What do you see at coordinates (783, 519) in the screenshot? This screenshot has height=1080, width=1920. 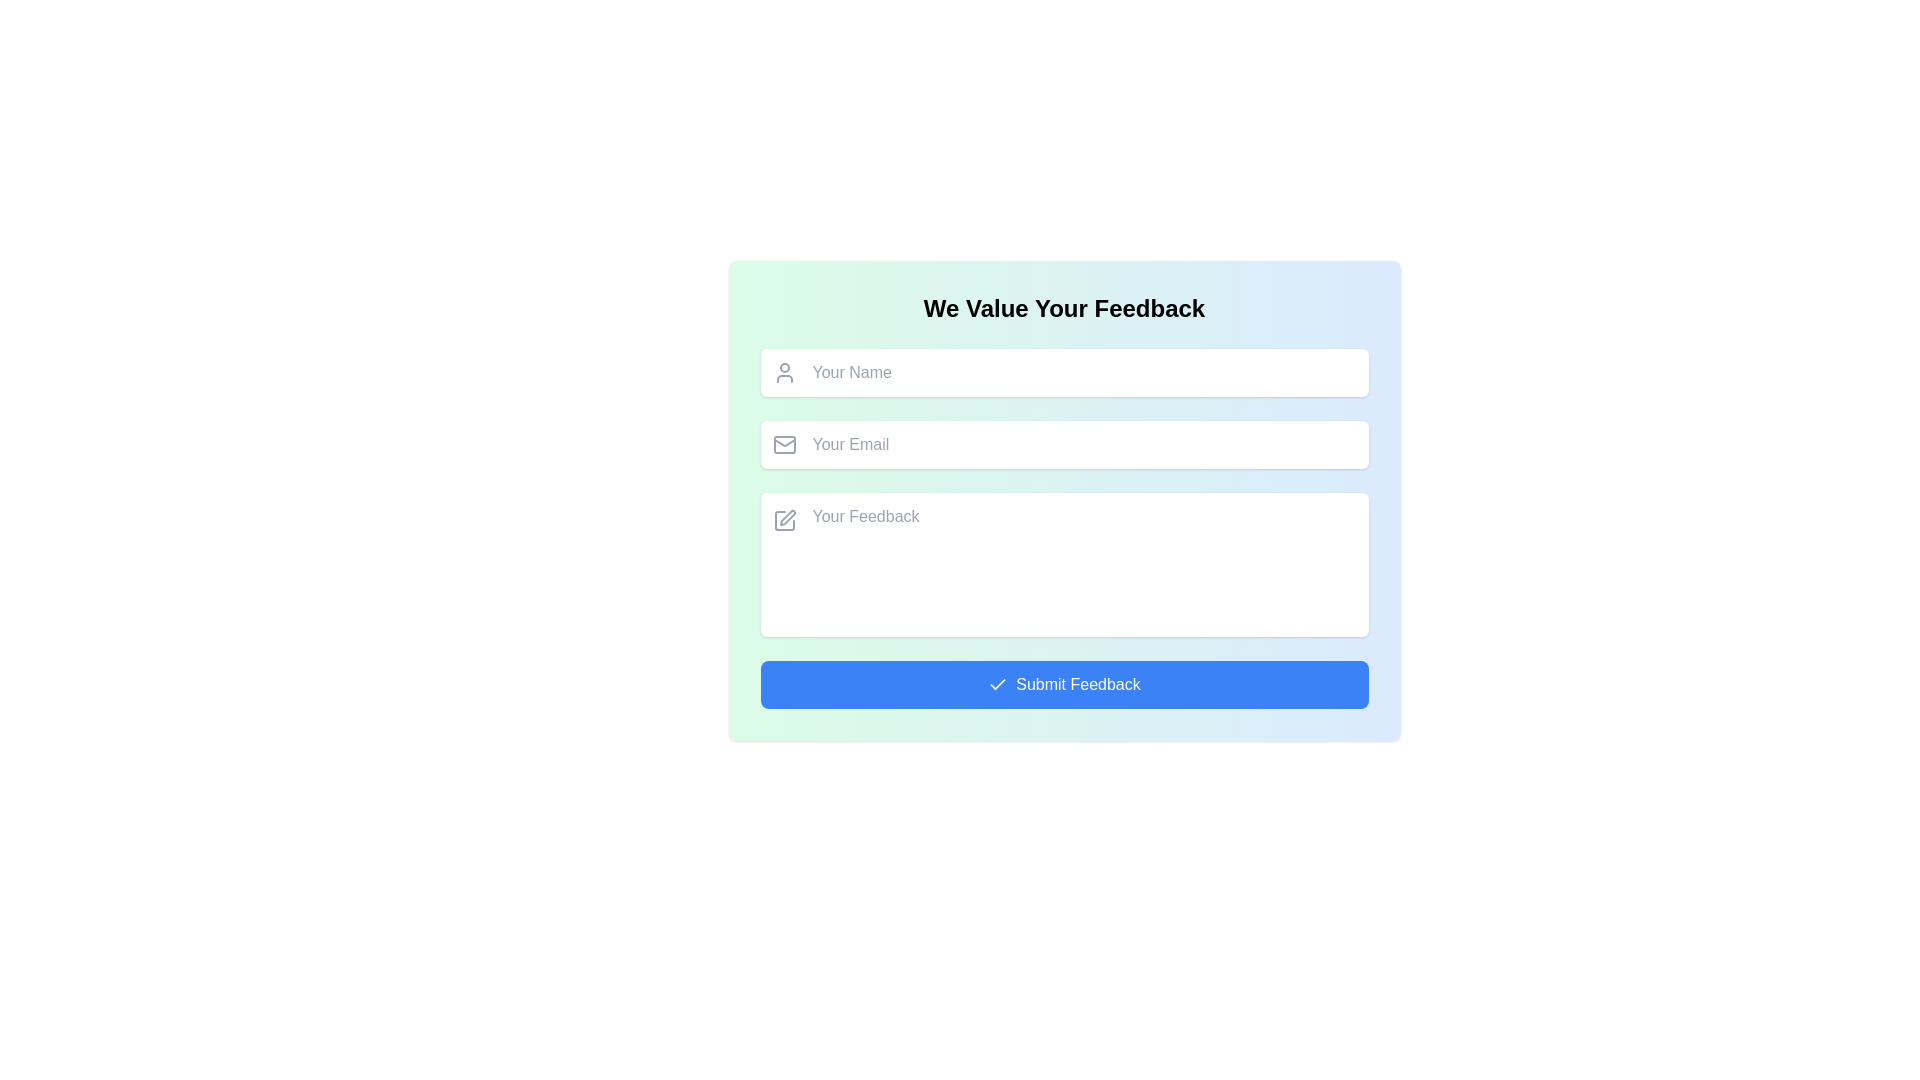 I see `the square pen icon with rounded corners located in the feedback section, adjacent to the 'Your Feedback' label` at bounding box center [783, 519].